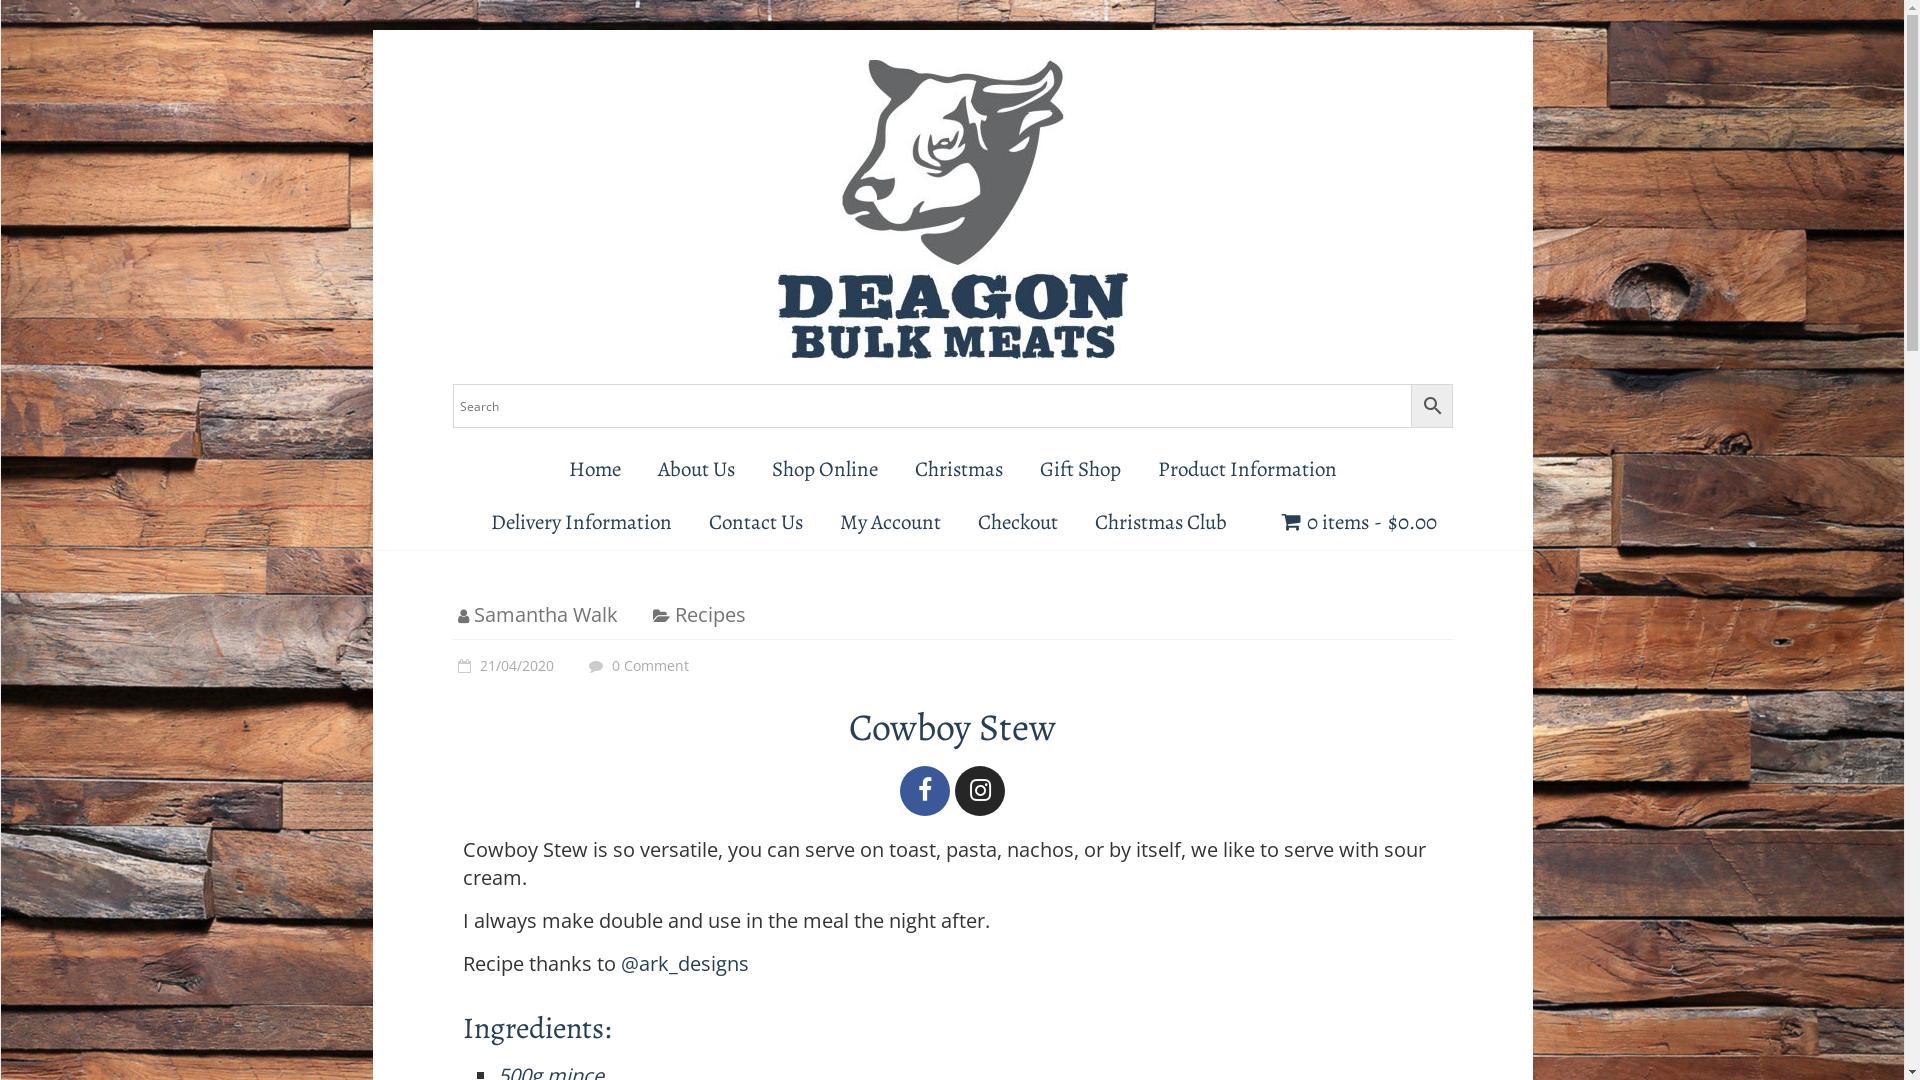 The image size is (1920, 1080). I want to click on 'Samantha Walk', so click(473, 613).